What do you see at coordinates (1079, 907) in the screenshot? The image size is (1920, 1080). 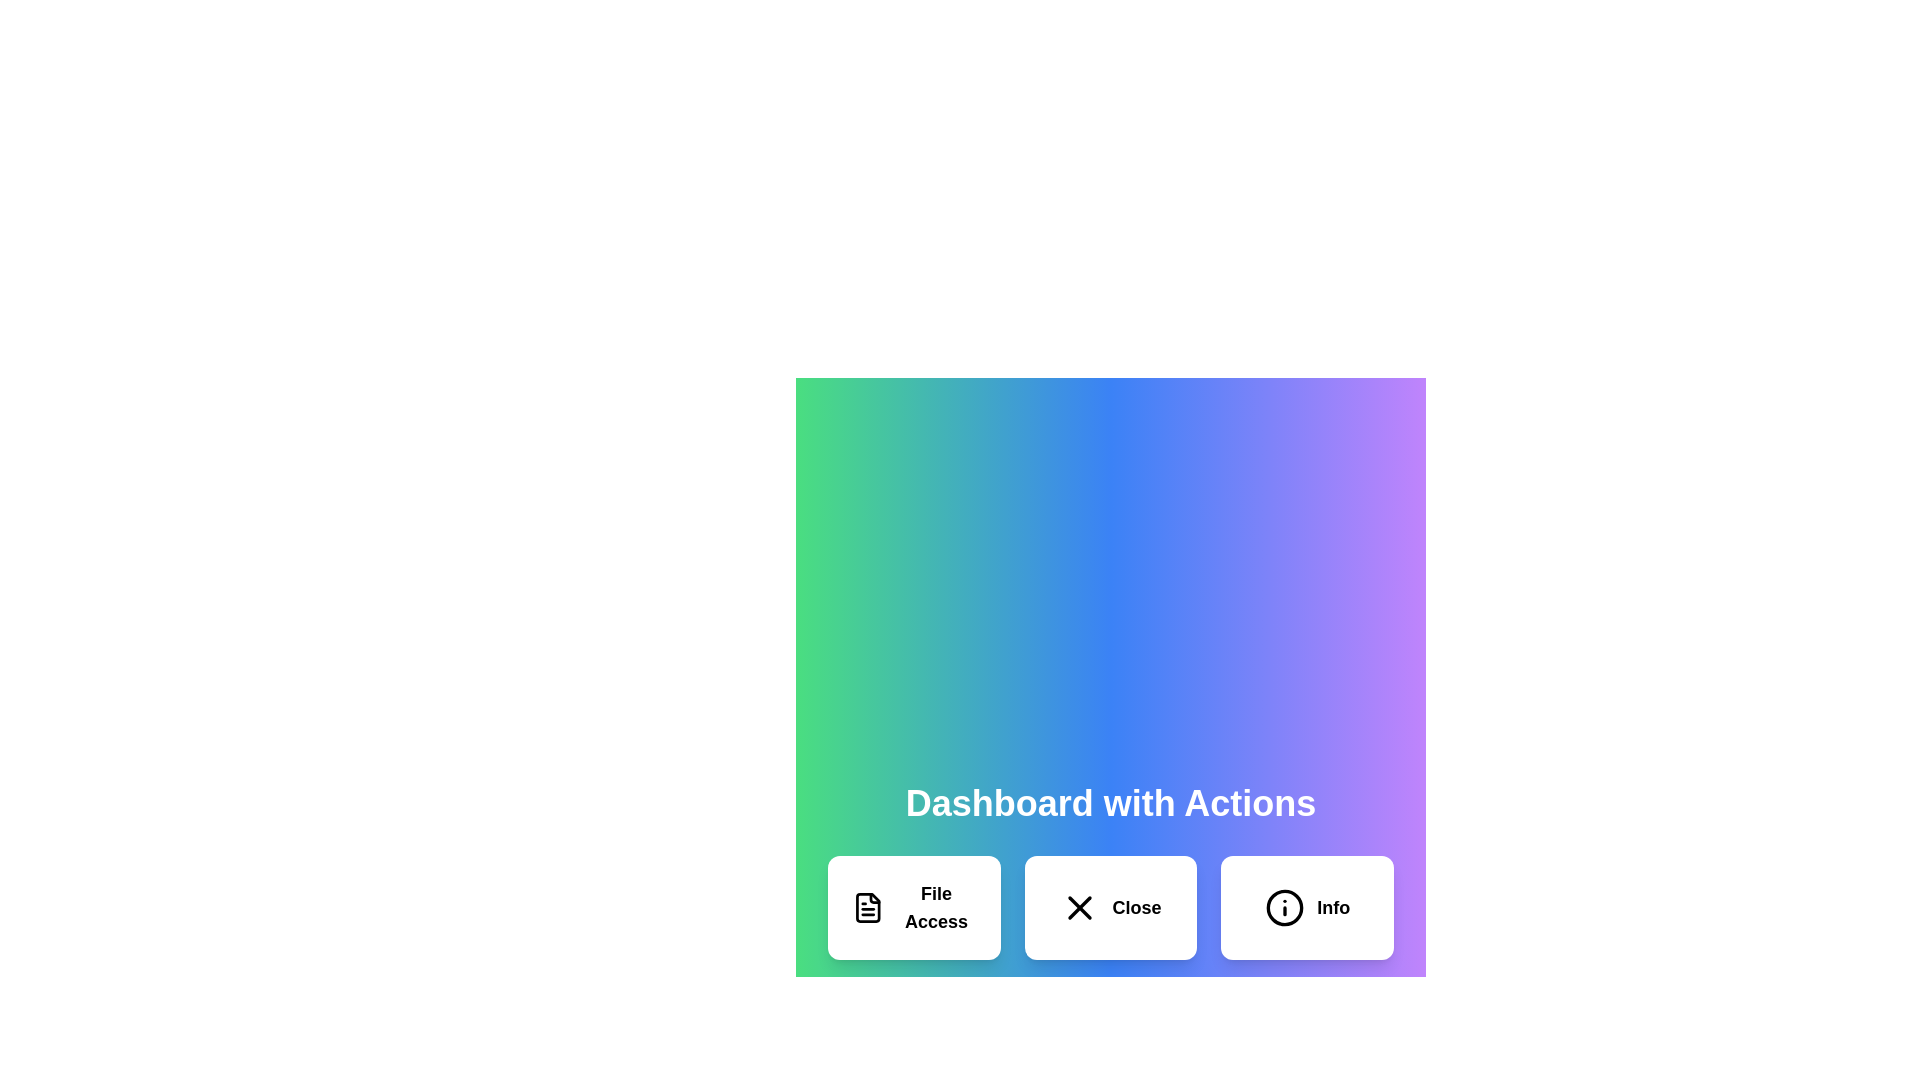 I see `the 'Close' icon located inside the second button from the left among three buttons at the bottom of a colorful gradient background` at bounding box center [1079, 907].